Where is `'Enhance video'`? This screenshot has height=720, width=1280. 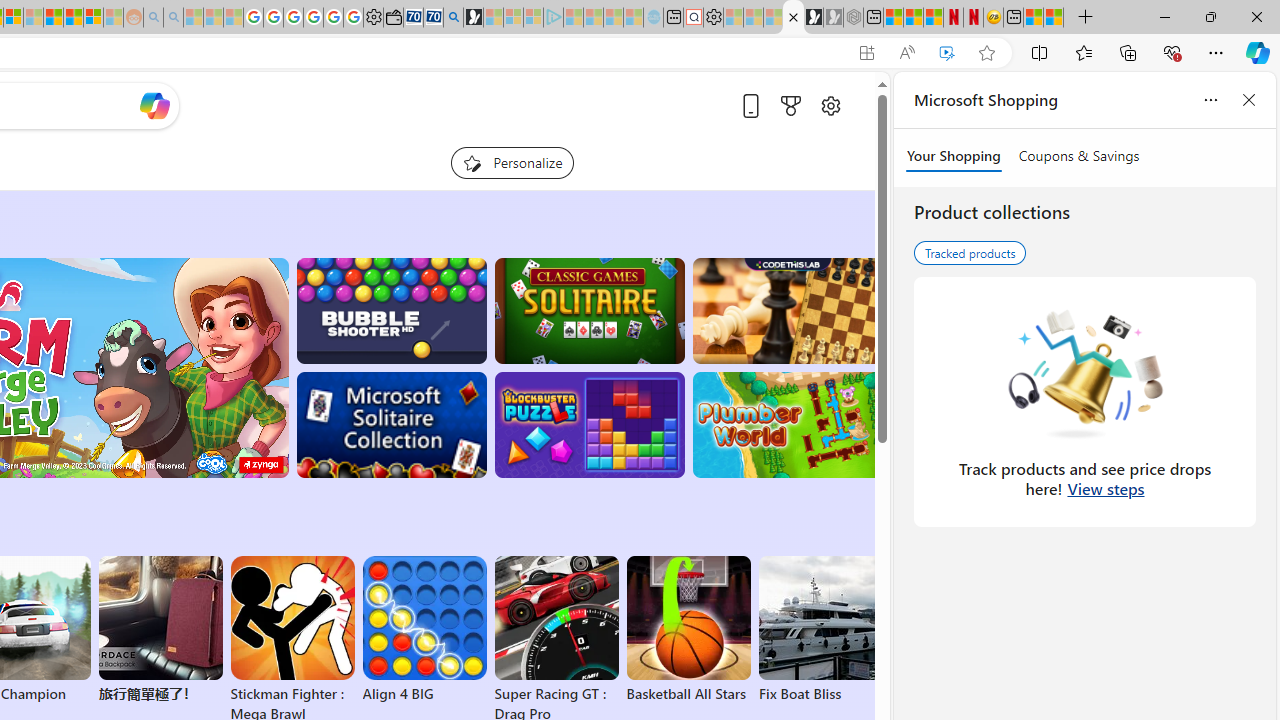
'Enhance video' is located at coordinates (945, 52).